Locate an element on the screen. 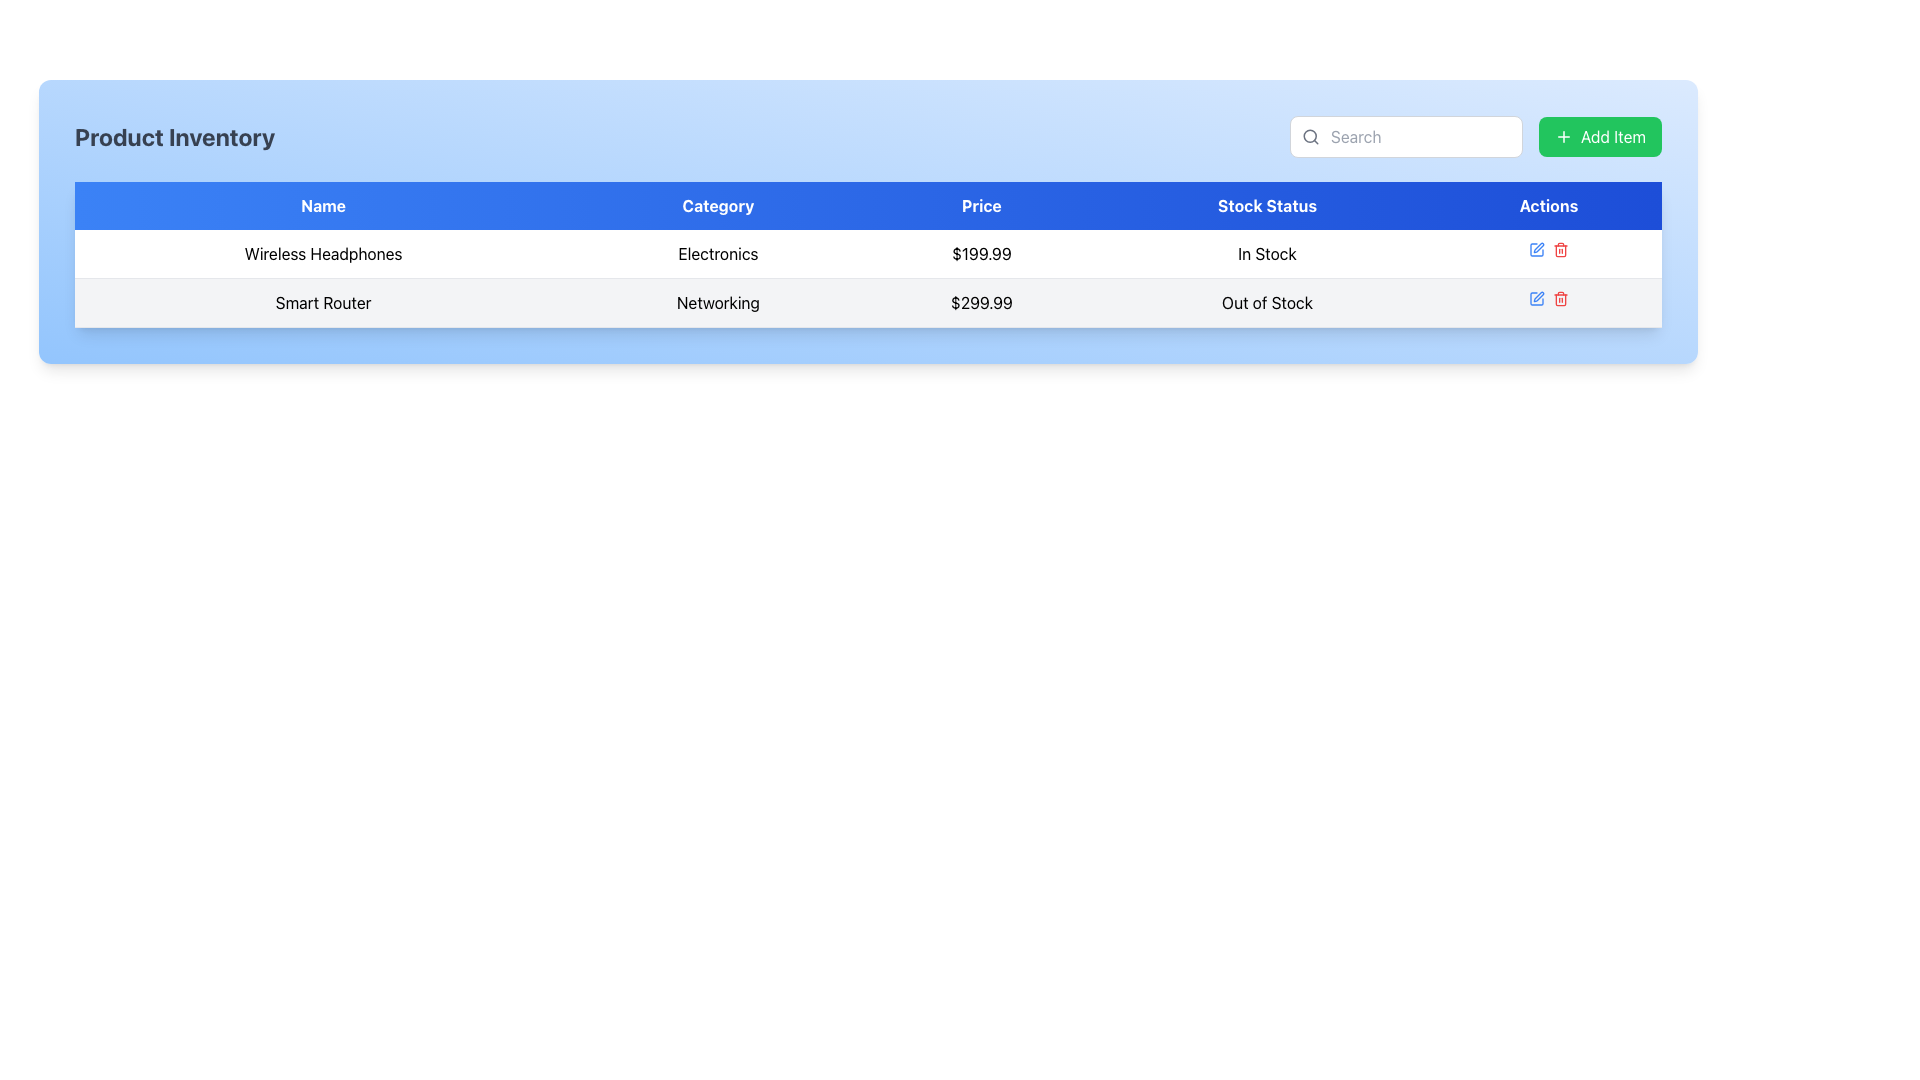 Image resolution: width=1920 pixels, height=1080 pixels. the search input area icon located at the top-left corner of the search bar input field is located at coordinates (1310, 136).